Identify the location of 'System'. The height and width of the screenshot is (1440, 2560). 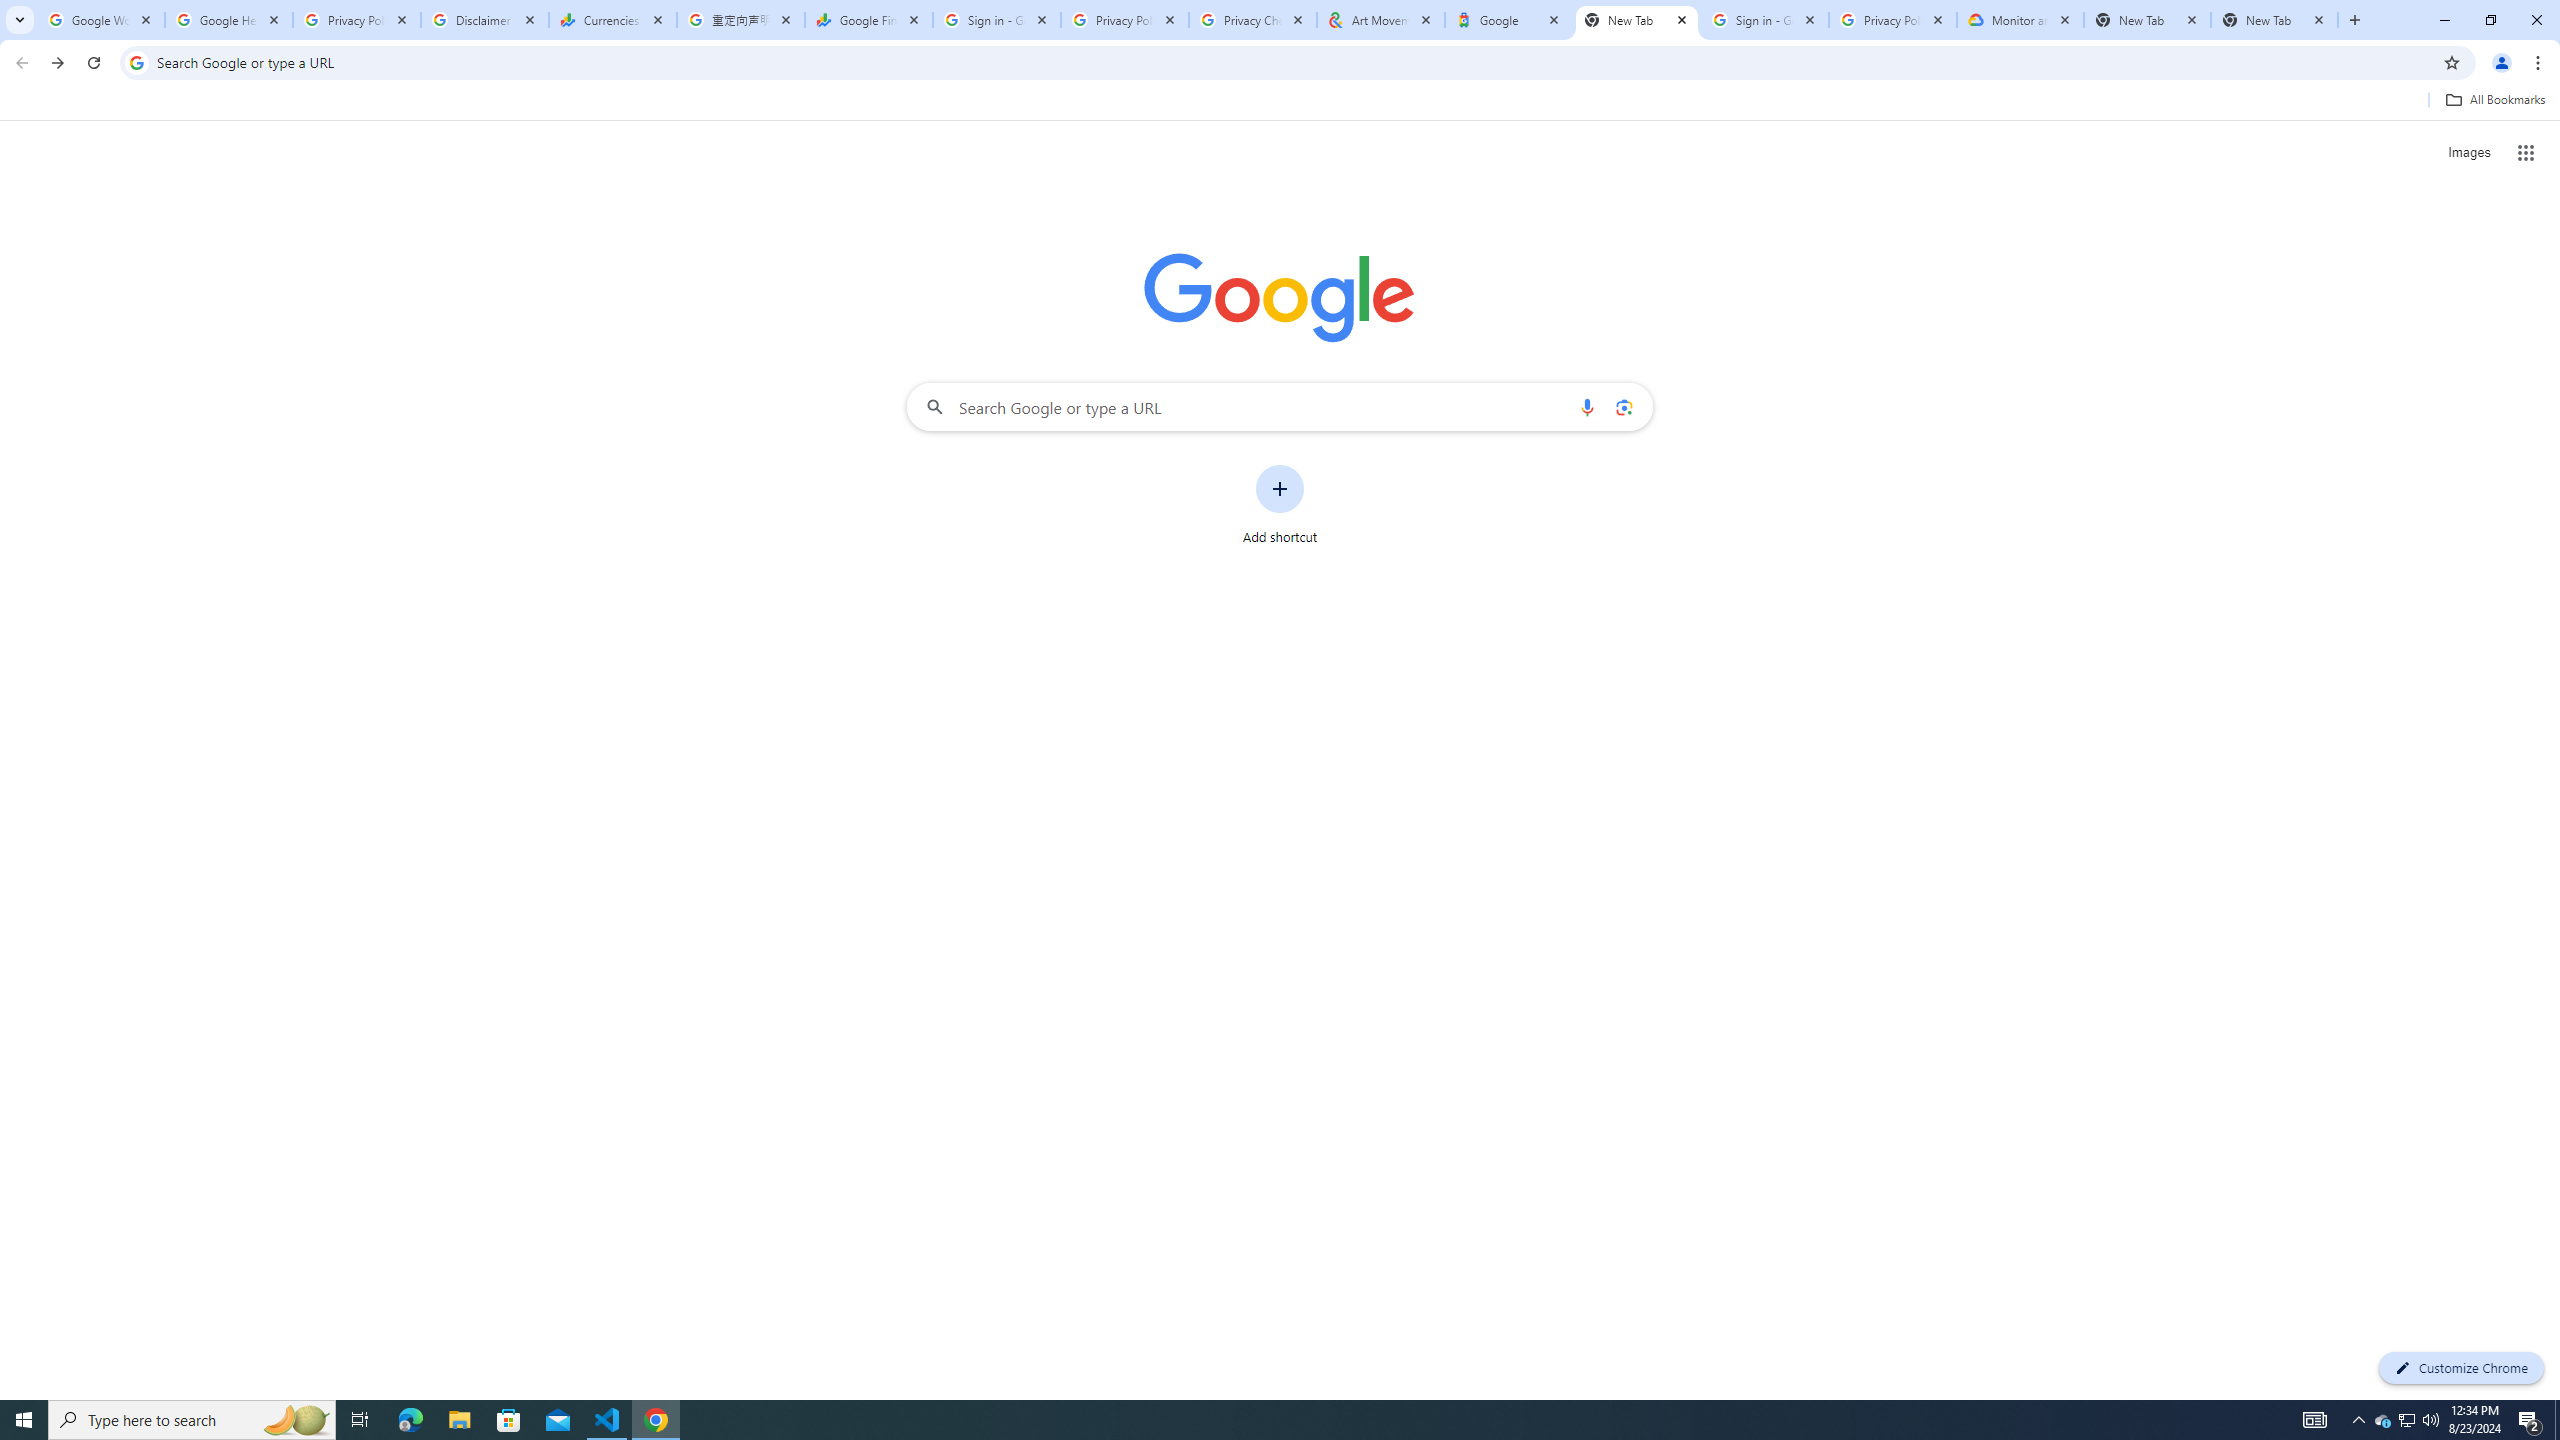
(11, 9).